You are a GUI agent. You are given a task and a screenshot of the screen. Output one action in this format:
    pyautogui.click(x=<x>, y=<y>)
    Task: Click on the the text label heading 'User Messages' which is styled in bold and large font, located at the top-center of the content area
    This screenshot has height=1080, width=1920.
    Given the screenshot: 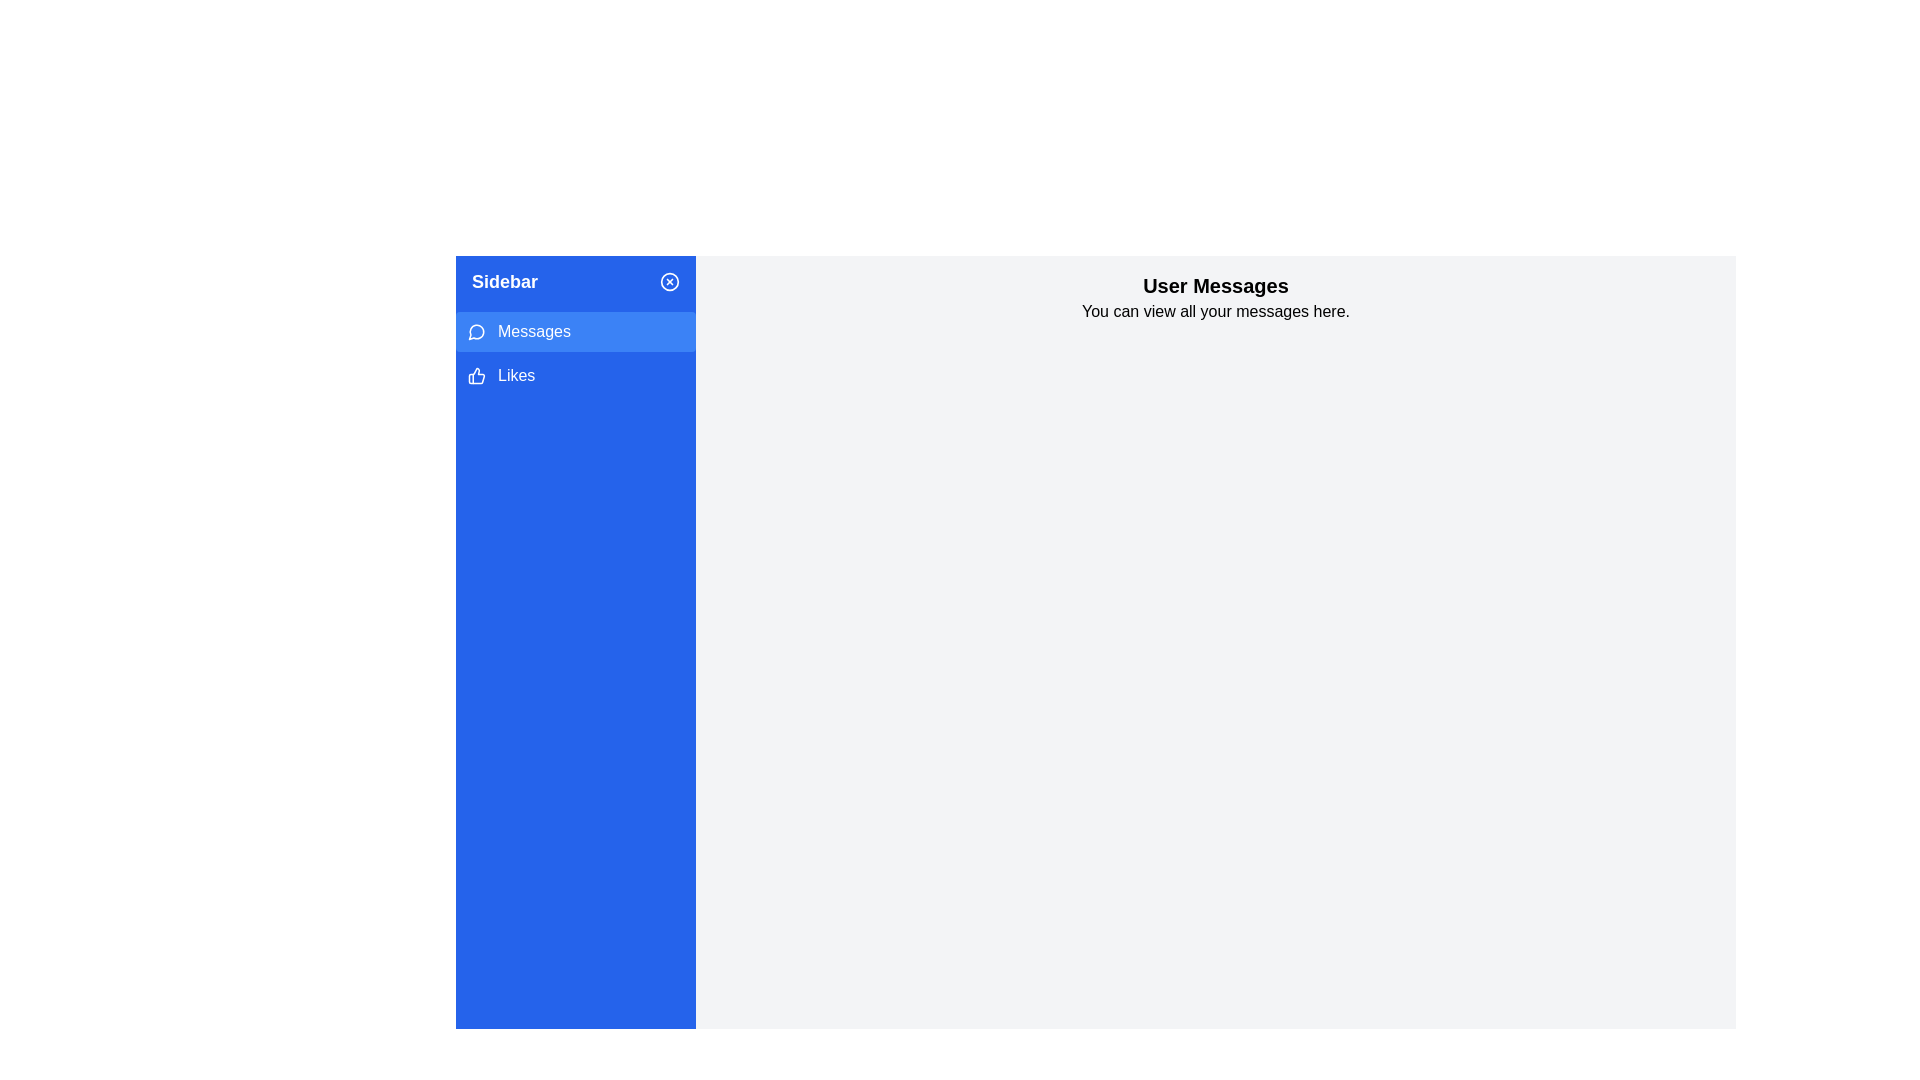 What is the action you would take?
    pyautogui.click(x=1214, y=285)
    